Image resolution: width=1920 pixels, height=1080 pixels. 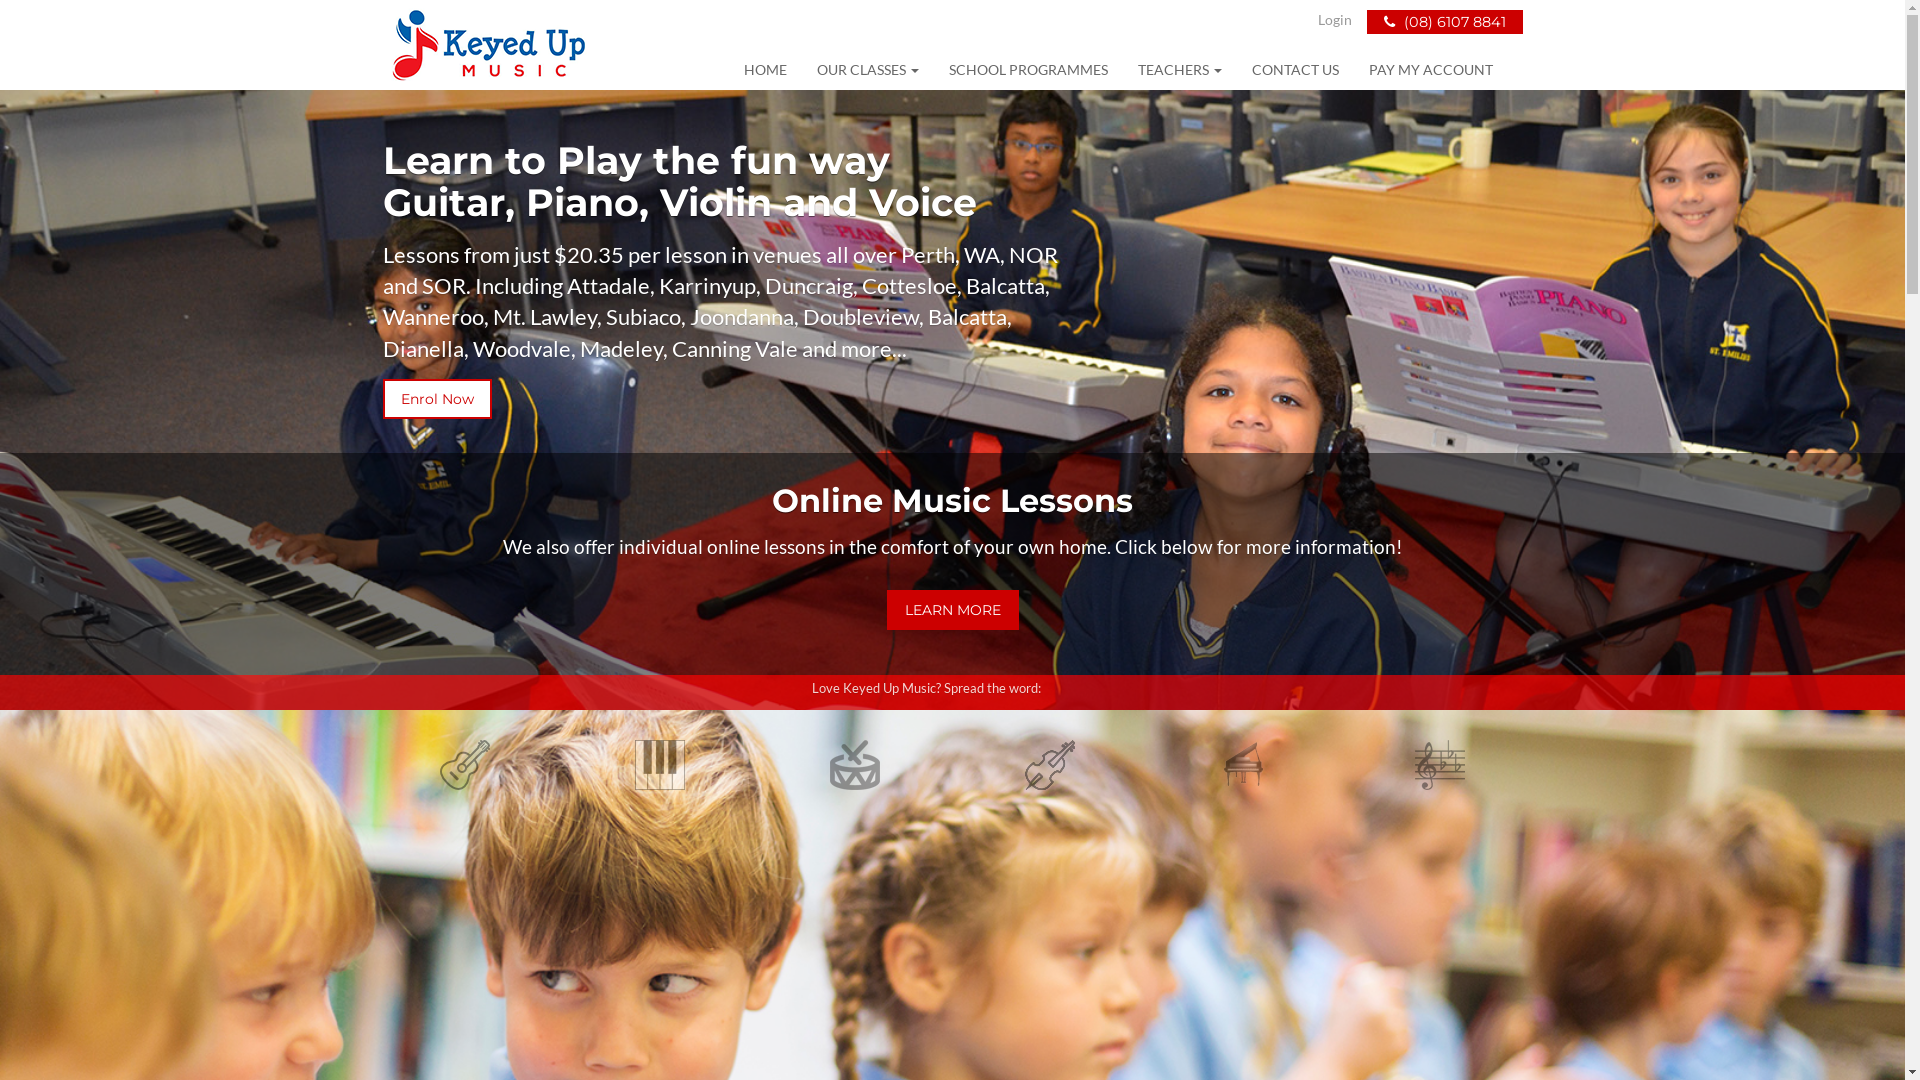 I want to click on 'OUR CLASSES', so click(x=868, y=68).